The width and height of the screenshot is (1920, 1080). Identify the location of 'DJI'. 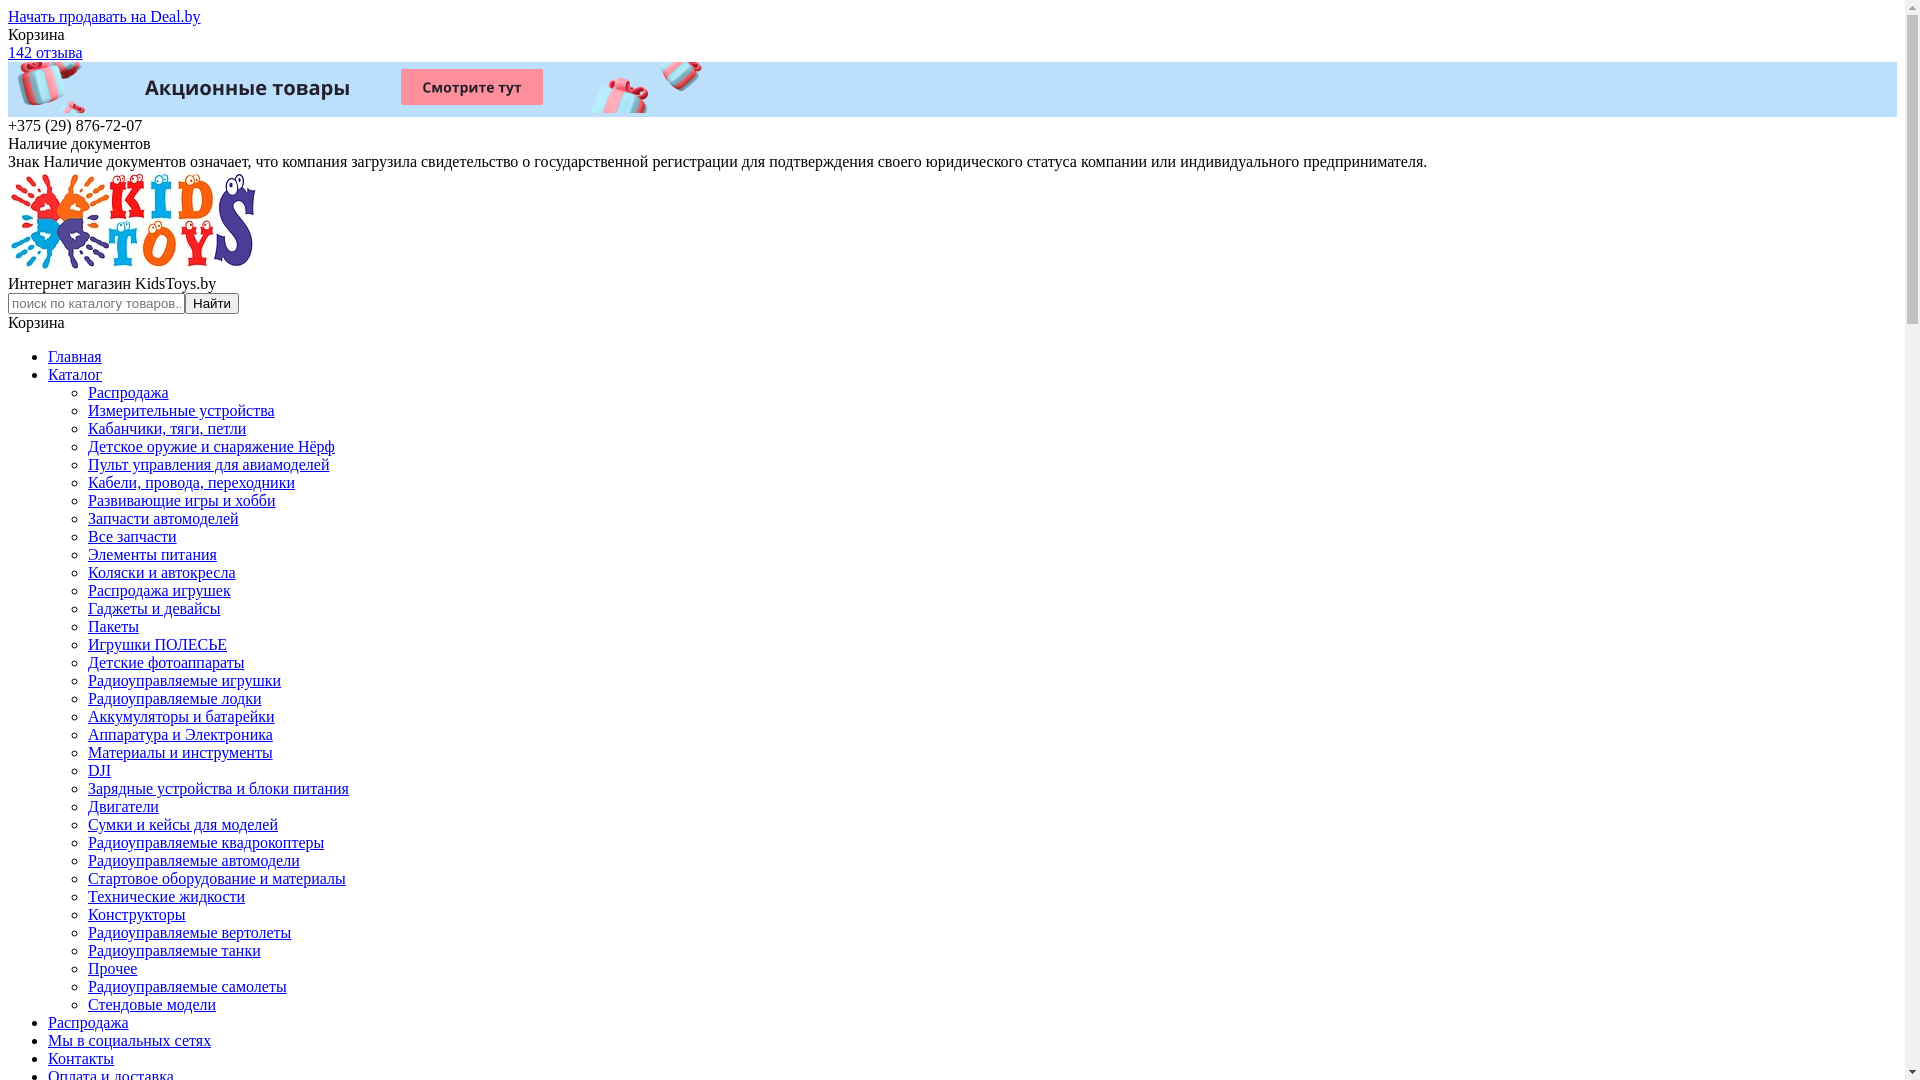
(98, 769).